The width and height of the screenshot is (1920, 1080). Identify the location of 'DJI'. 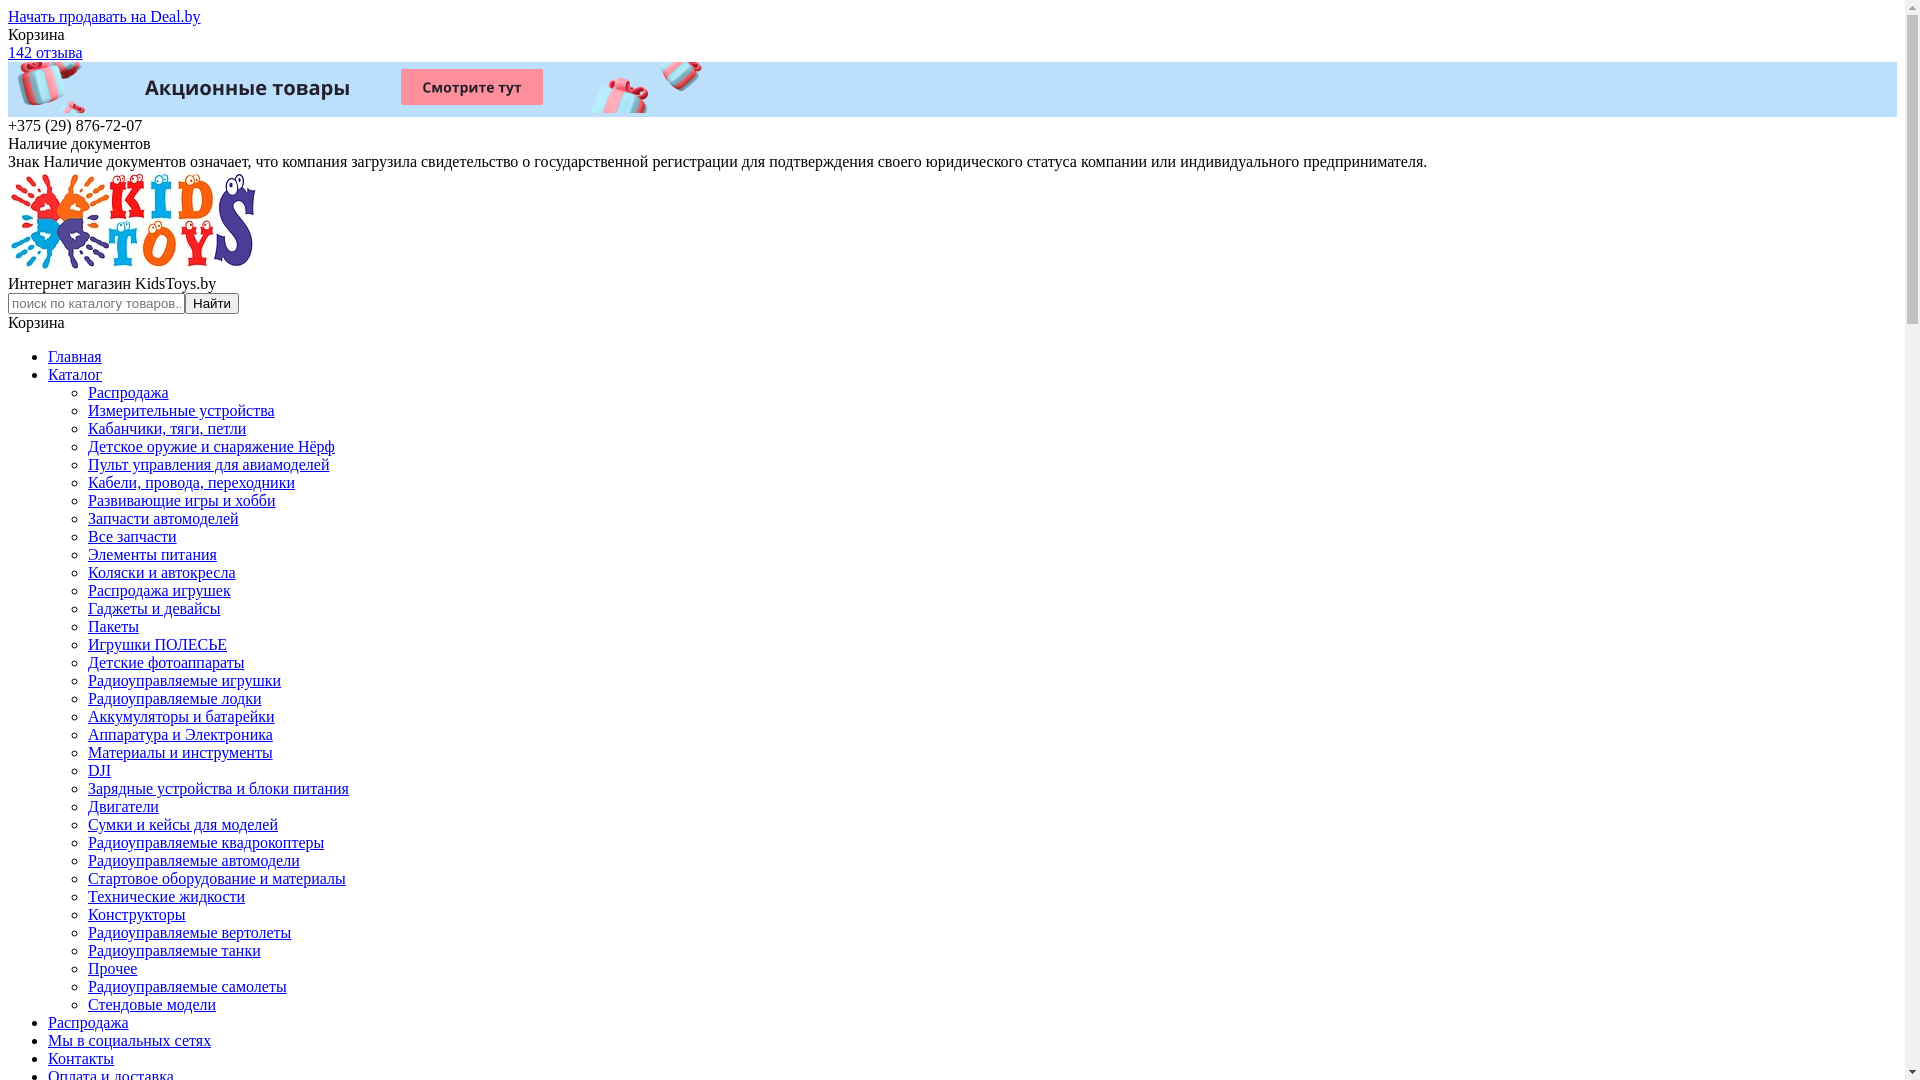
(98, 769).